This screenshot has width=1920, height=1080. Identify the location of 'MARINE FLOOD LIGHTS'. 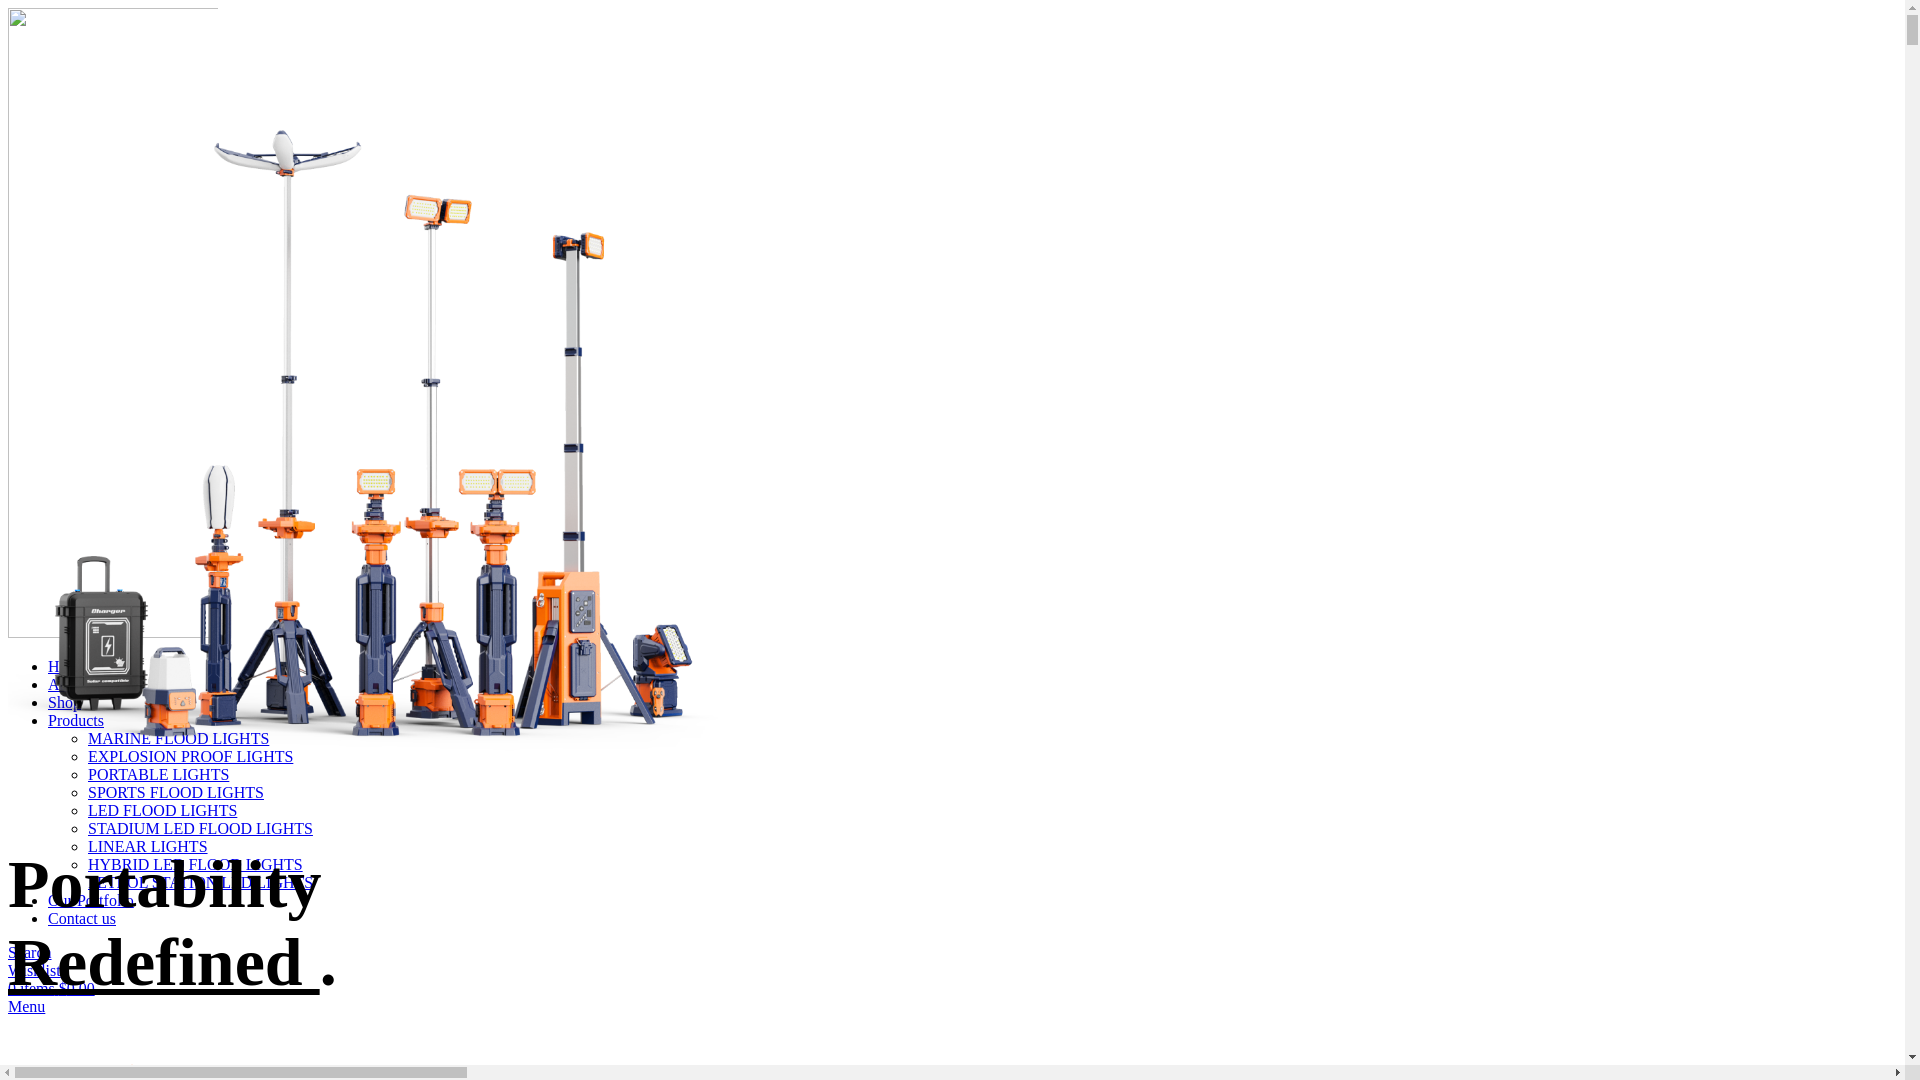
(178, 738).